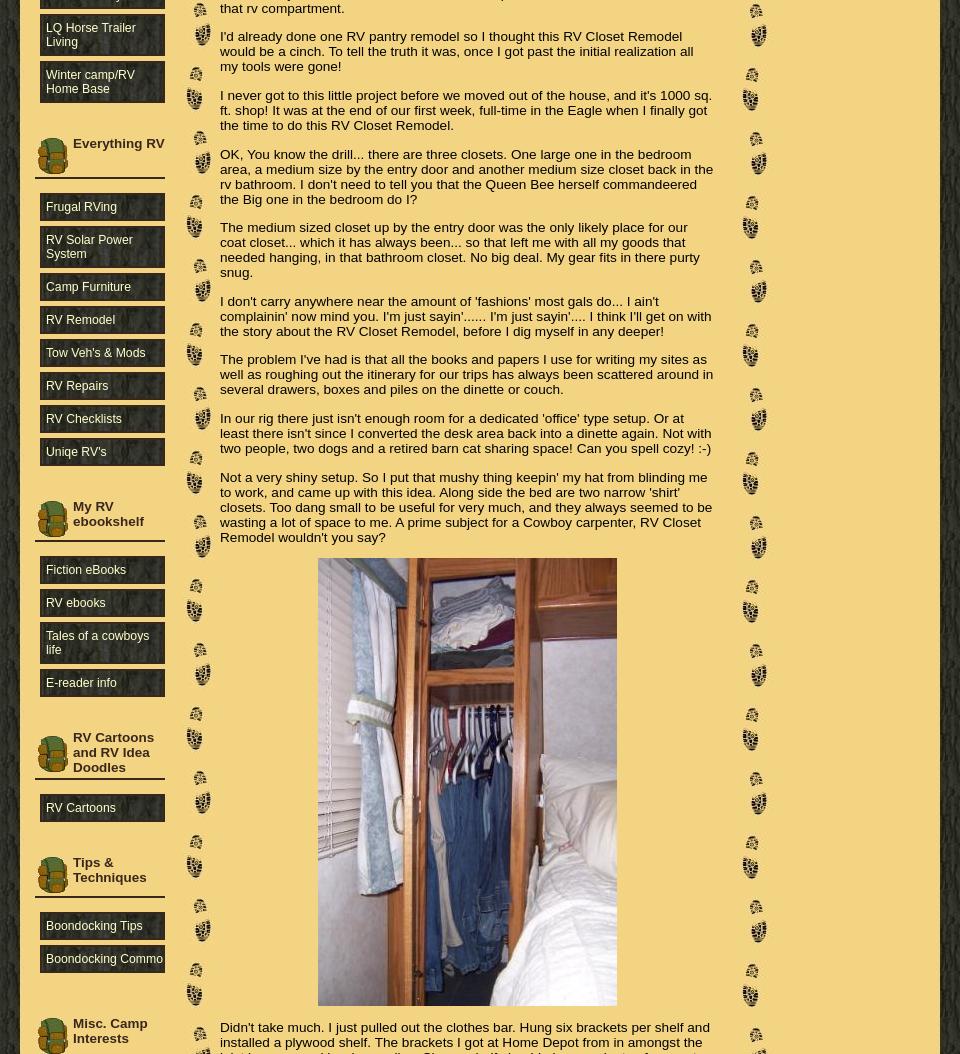 The width and height of the screenshot is (960, 1054). What do you see at coordinates (459, 250) in the screenshot?
I see `'The medium sized
closet up by the entry door was the only likely place for our coat
closet... which it has always been... so that left me with all my goods
that needed hanging, in that bathroom closet. No big deal. My gear fits
in there purty snug.'` at bounding box center [459, 250].